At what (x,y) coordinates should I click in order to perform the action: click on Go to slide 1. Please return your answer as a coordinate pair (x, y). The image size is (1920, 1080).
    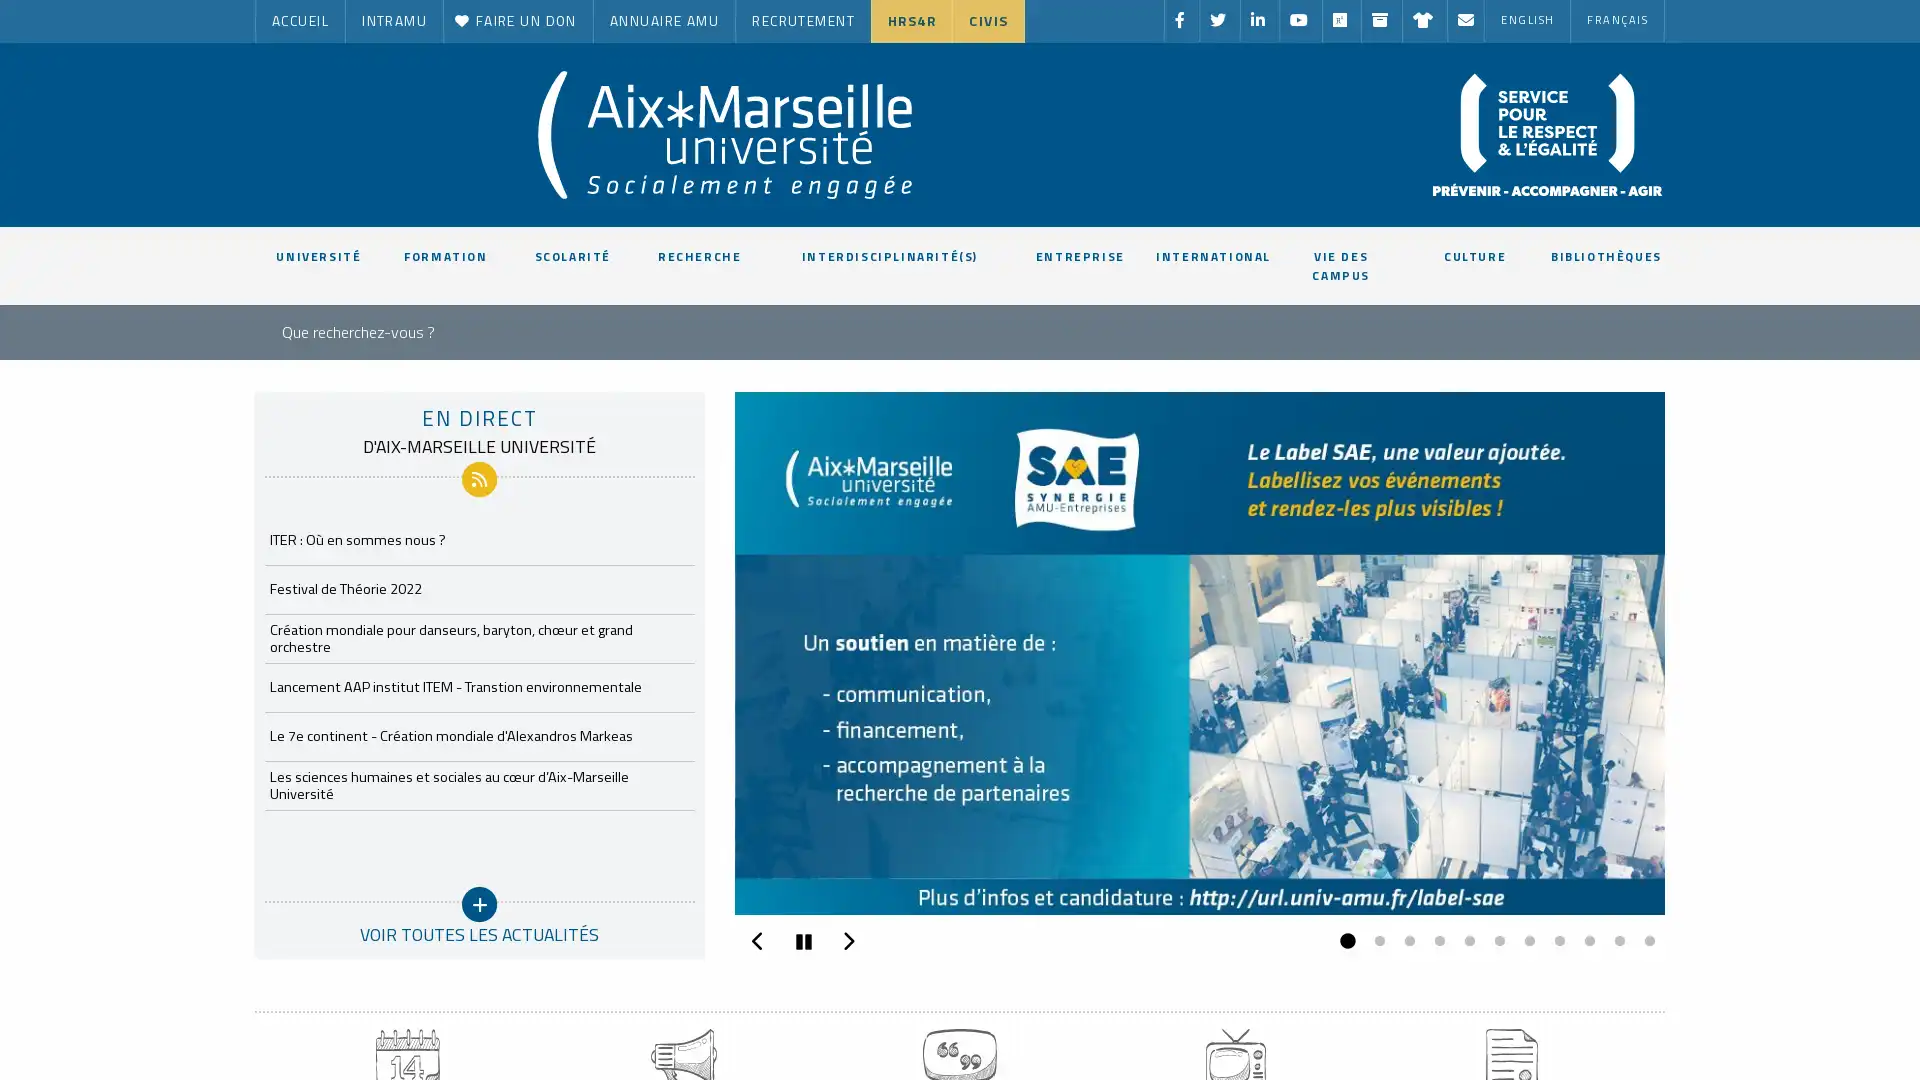
    Looking at the image, I should click on (1344, 941).